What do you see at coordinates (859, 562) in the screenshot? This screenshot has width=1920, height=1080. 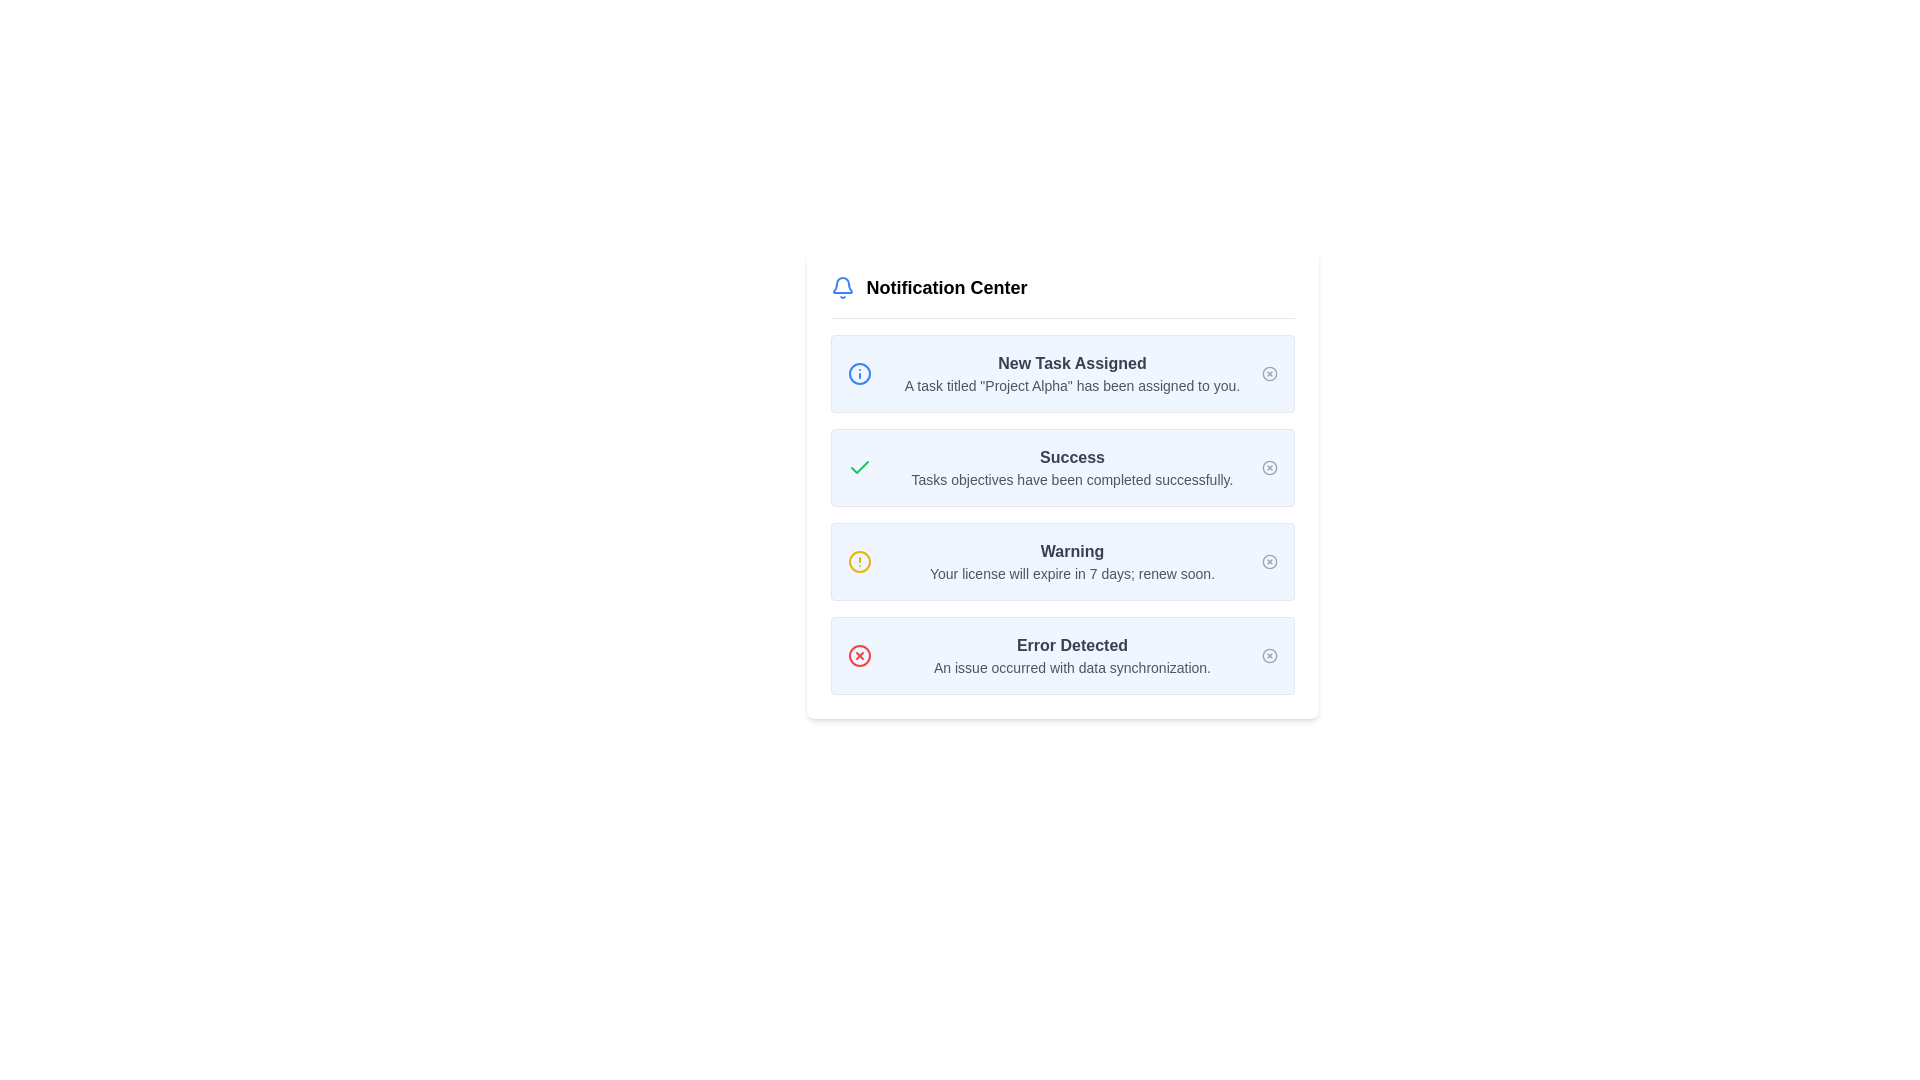 I see `properties of the SVG Circle Component with a yellow border located to the left of the warning text 'Your license will expire in 7 days; renew soon.' in the Notification Center interface` at bounding box center [859, 562].